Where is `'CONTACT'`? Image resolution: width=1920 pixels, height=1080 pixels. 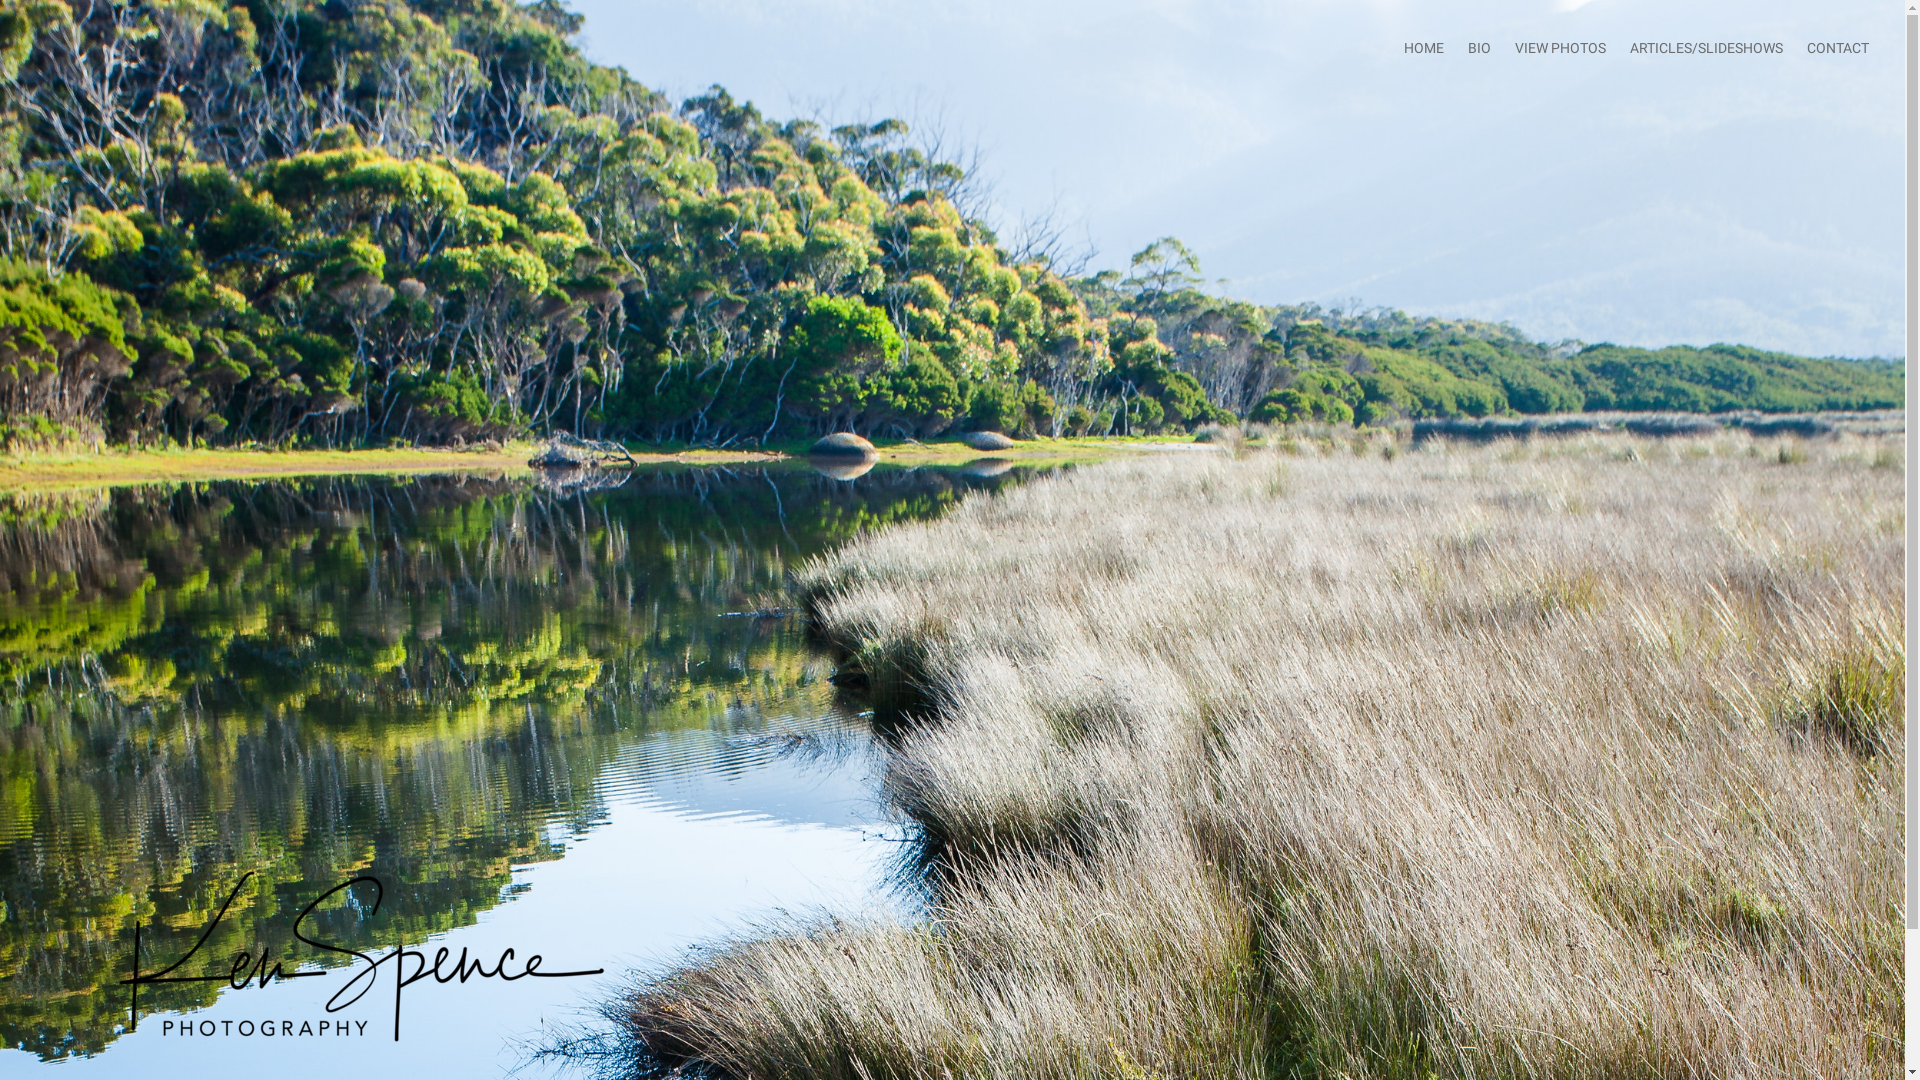
'CONTACT' is located at coordinates (1806, 46).